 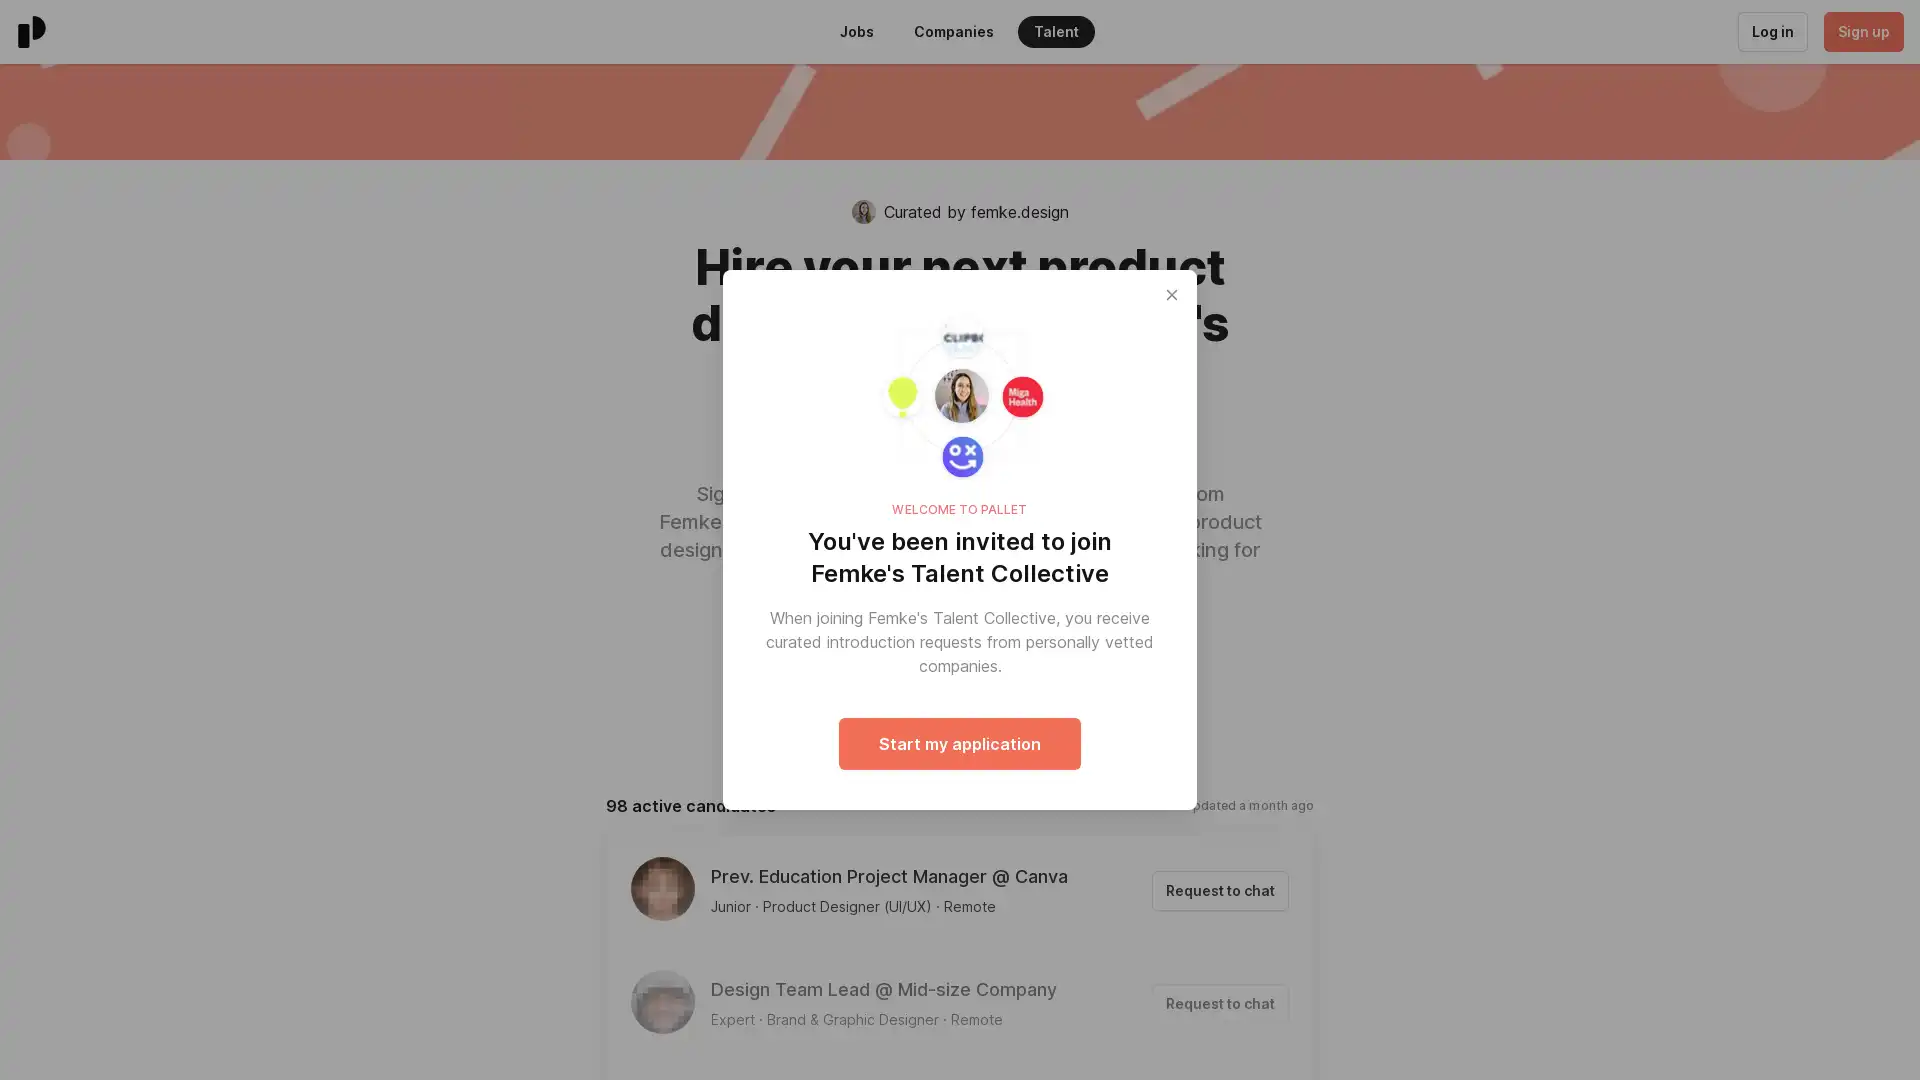 What do you see at coordinates (1771, 31) in the screenshot?
I see `Log in` at bounding box center [1771, 31].